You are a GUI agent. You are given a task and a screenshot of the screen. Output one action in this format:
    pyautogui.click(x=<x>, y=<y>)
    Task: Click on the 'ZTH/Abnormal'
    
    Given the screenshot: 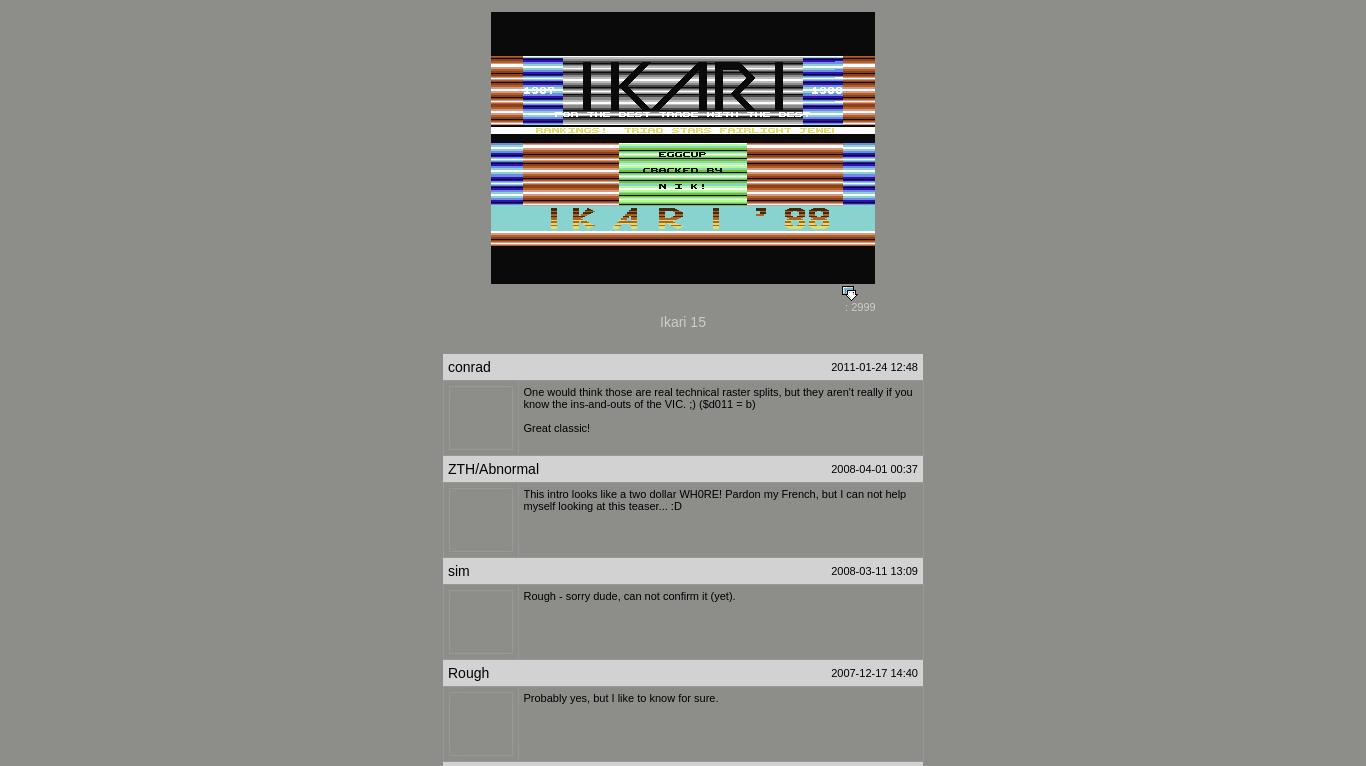 What is the action you would take?
    pyautogui.click(x=493, y=468)
    